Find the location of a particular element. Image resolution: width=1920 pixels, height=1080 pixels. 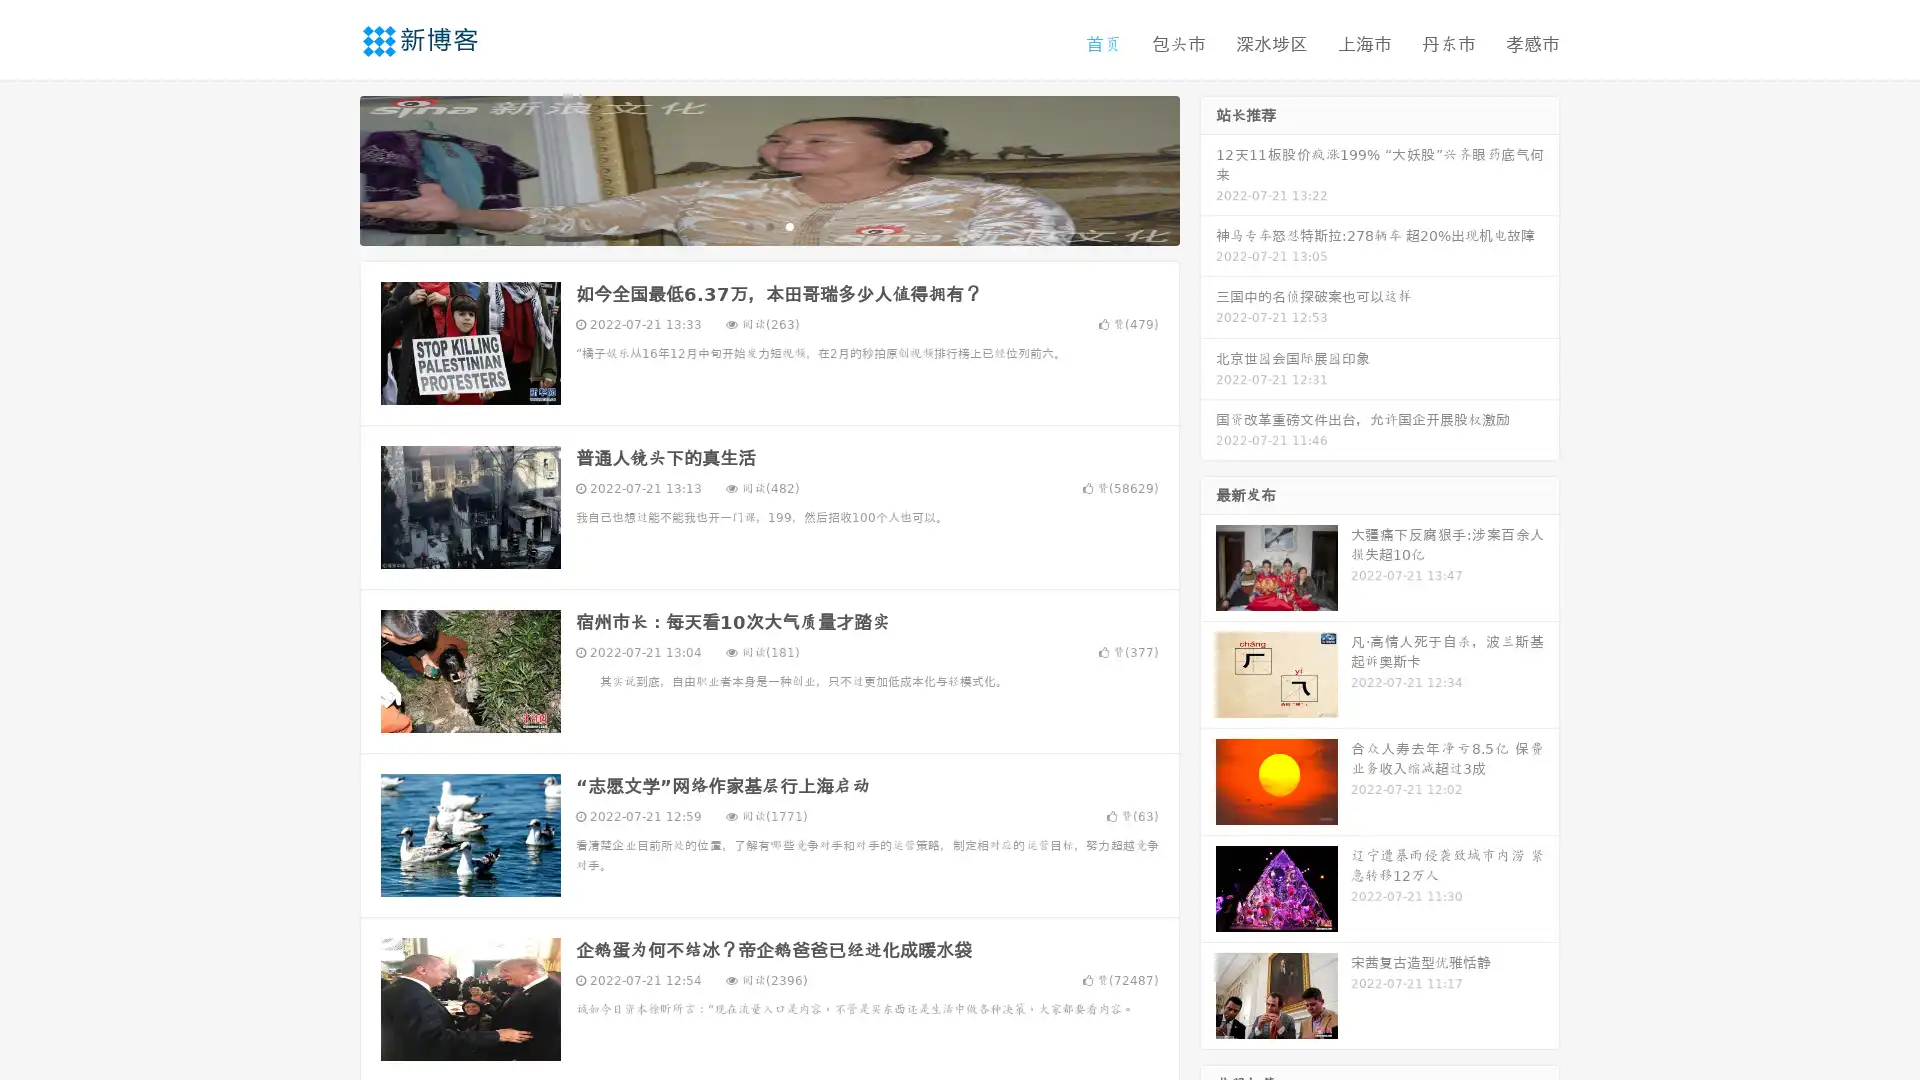

Go to slide 1 is located at coordinates (748, 225).